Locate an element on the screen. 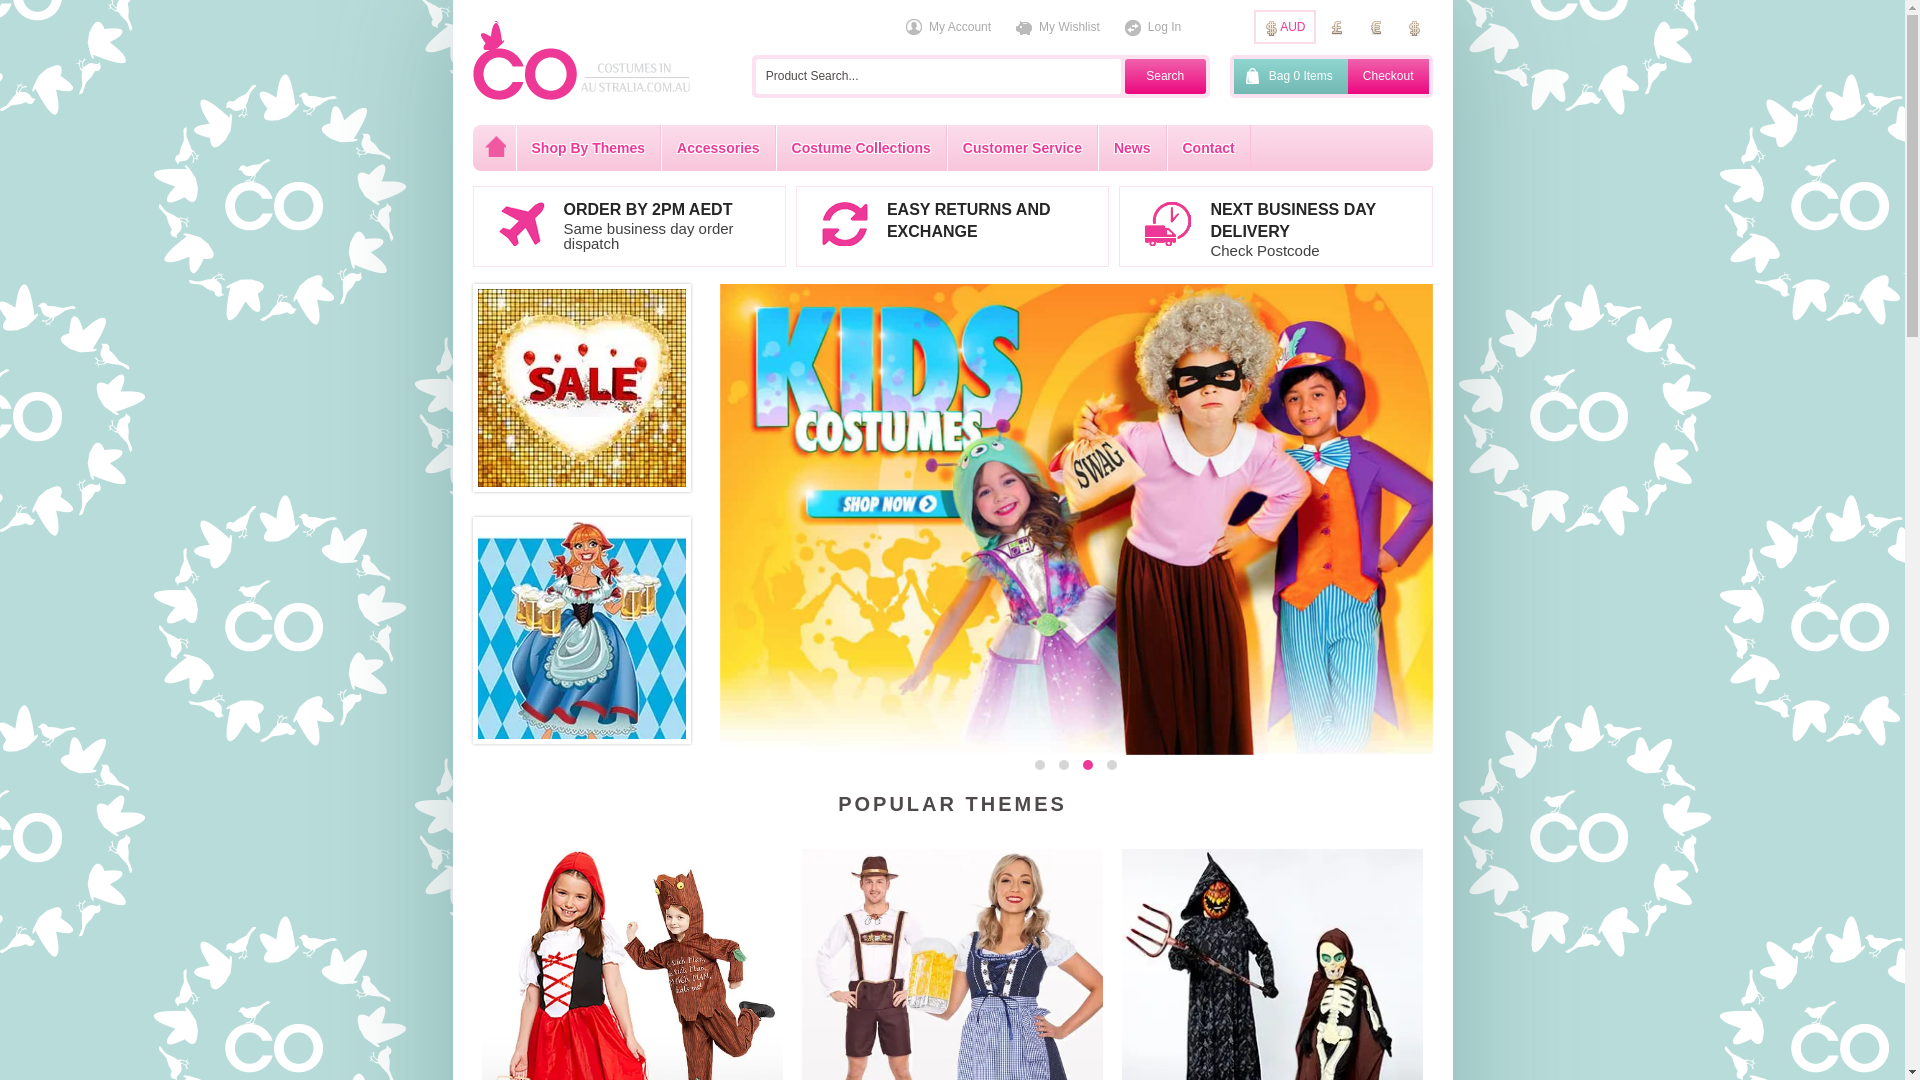 The width and height of the screenshot is (1920, 1080). 'NEXT BUSINESS DAY DELIVERY is located at coordinates (1274, 225).